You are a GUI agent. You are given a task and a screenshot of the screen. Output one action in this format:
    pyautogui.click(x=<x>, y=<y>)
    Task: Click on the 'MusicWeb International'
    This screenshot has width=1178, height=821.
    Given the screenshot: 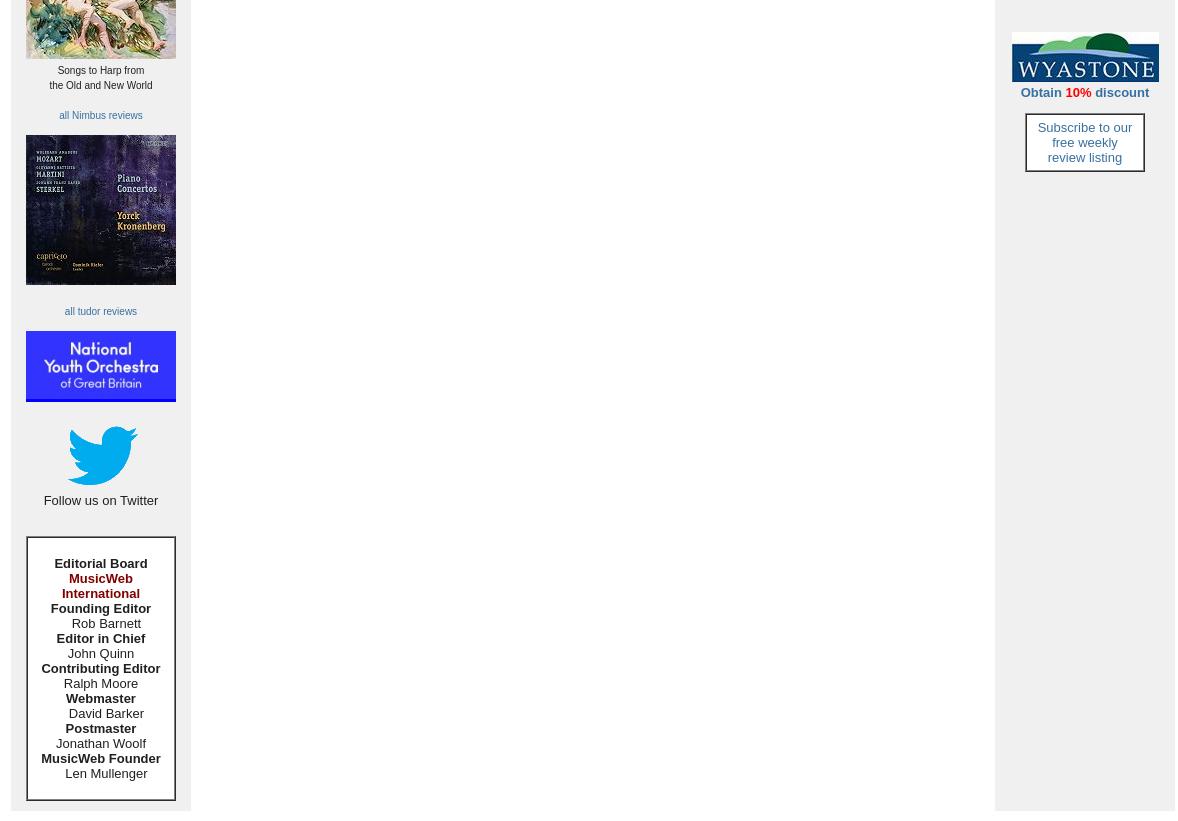 What is the action you would take?
    pyautogui.click(x=99, y=583)
    